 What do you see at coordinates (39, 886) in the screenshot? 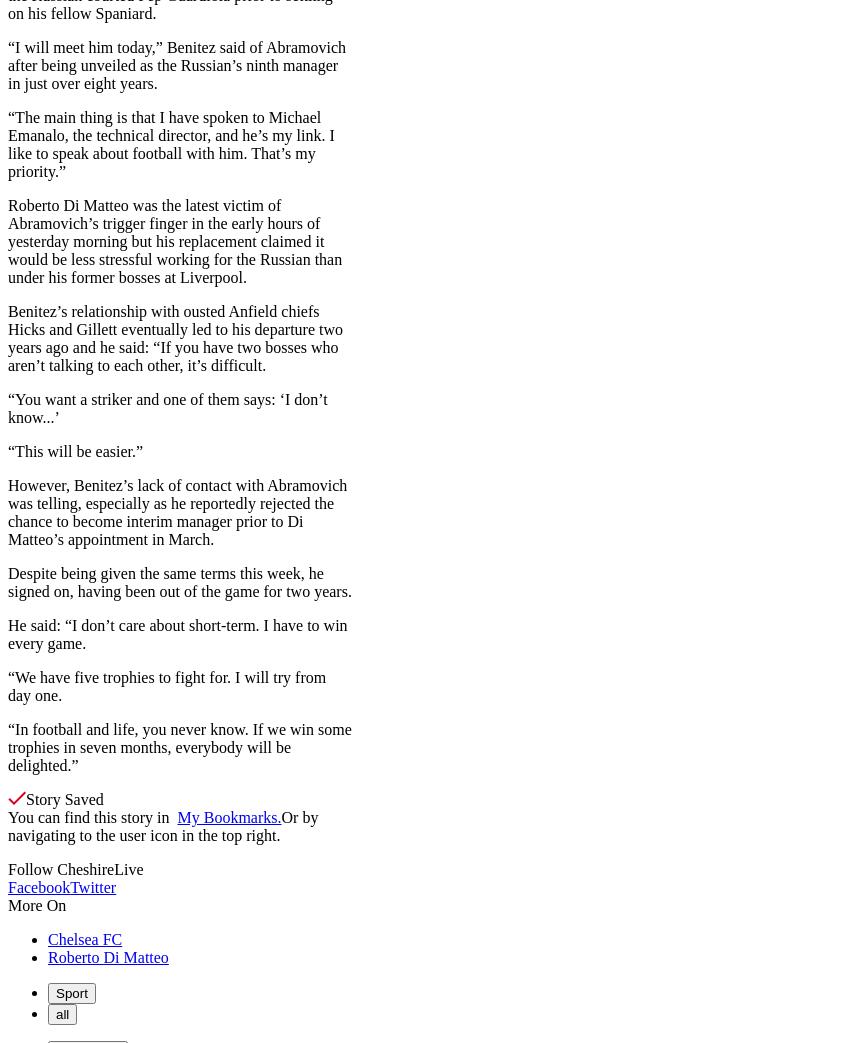
I see `'Facebook'` at bounding box center [39, 886].